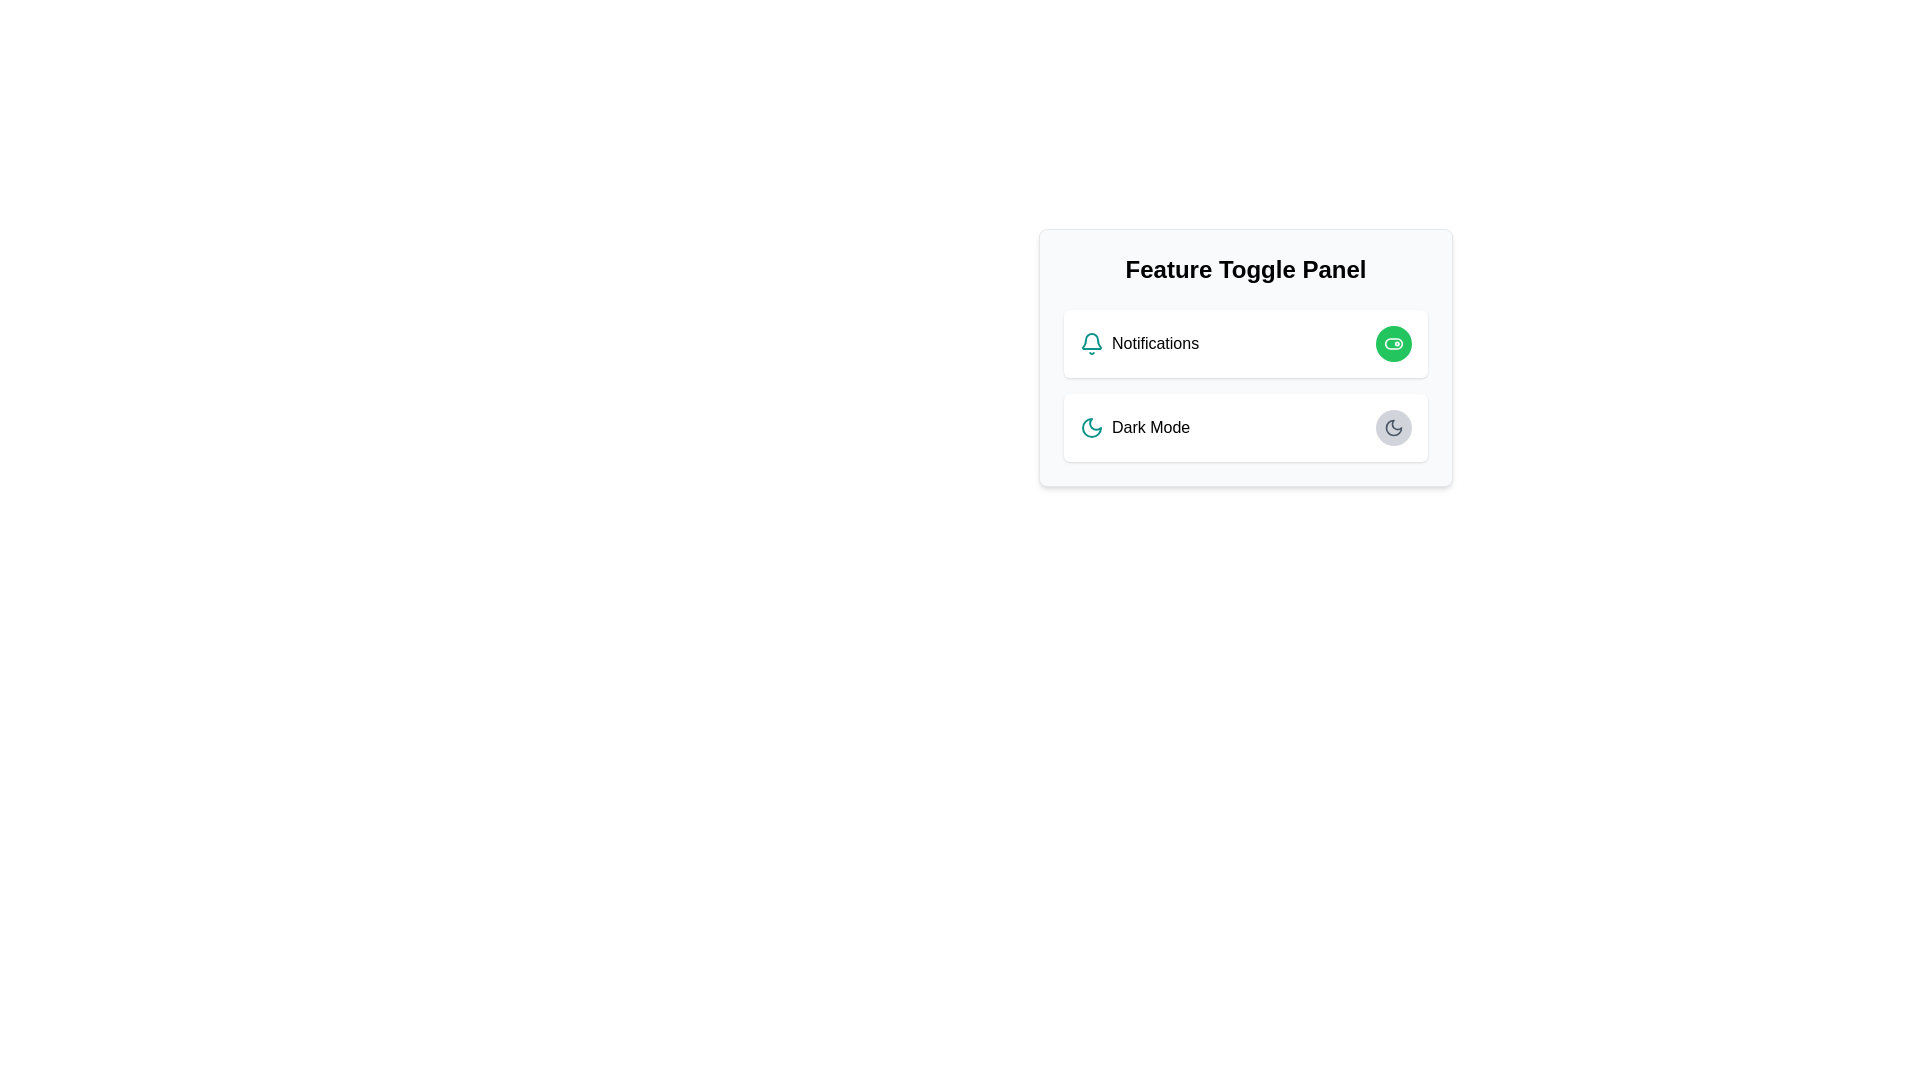 The height and width of the screenshot is (1080, 1920). Describe the element at coordinates (1392, 427) in the screenshot. I see `the toggle button for Dark Mode located on the right side of the row in the Feature Toggle Panel` at that location.